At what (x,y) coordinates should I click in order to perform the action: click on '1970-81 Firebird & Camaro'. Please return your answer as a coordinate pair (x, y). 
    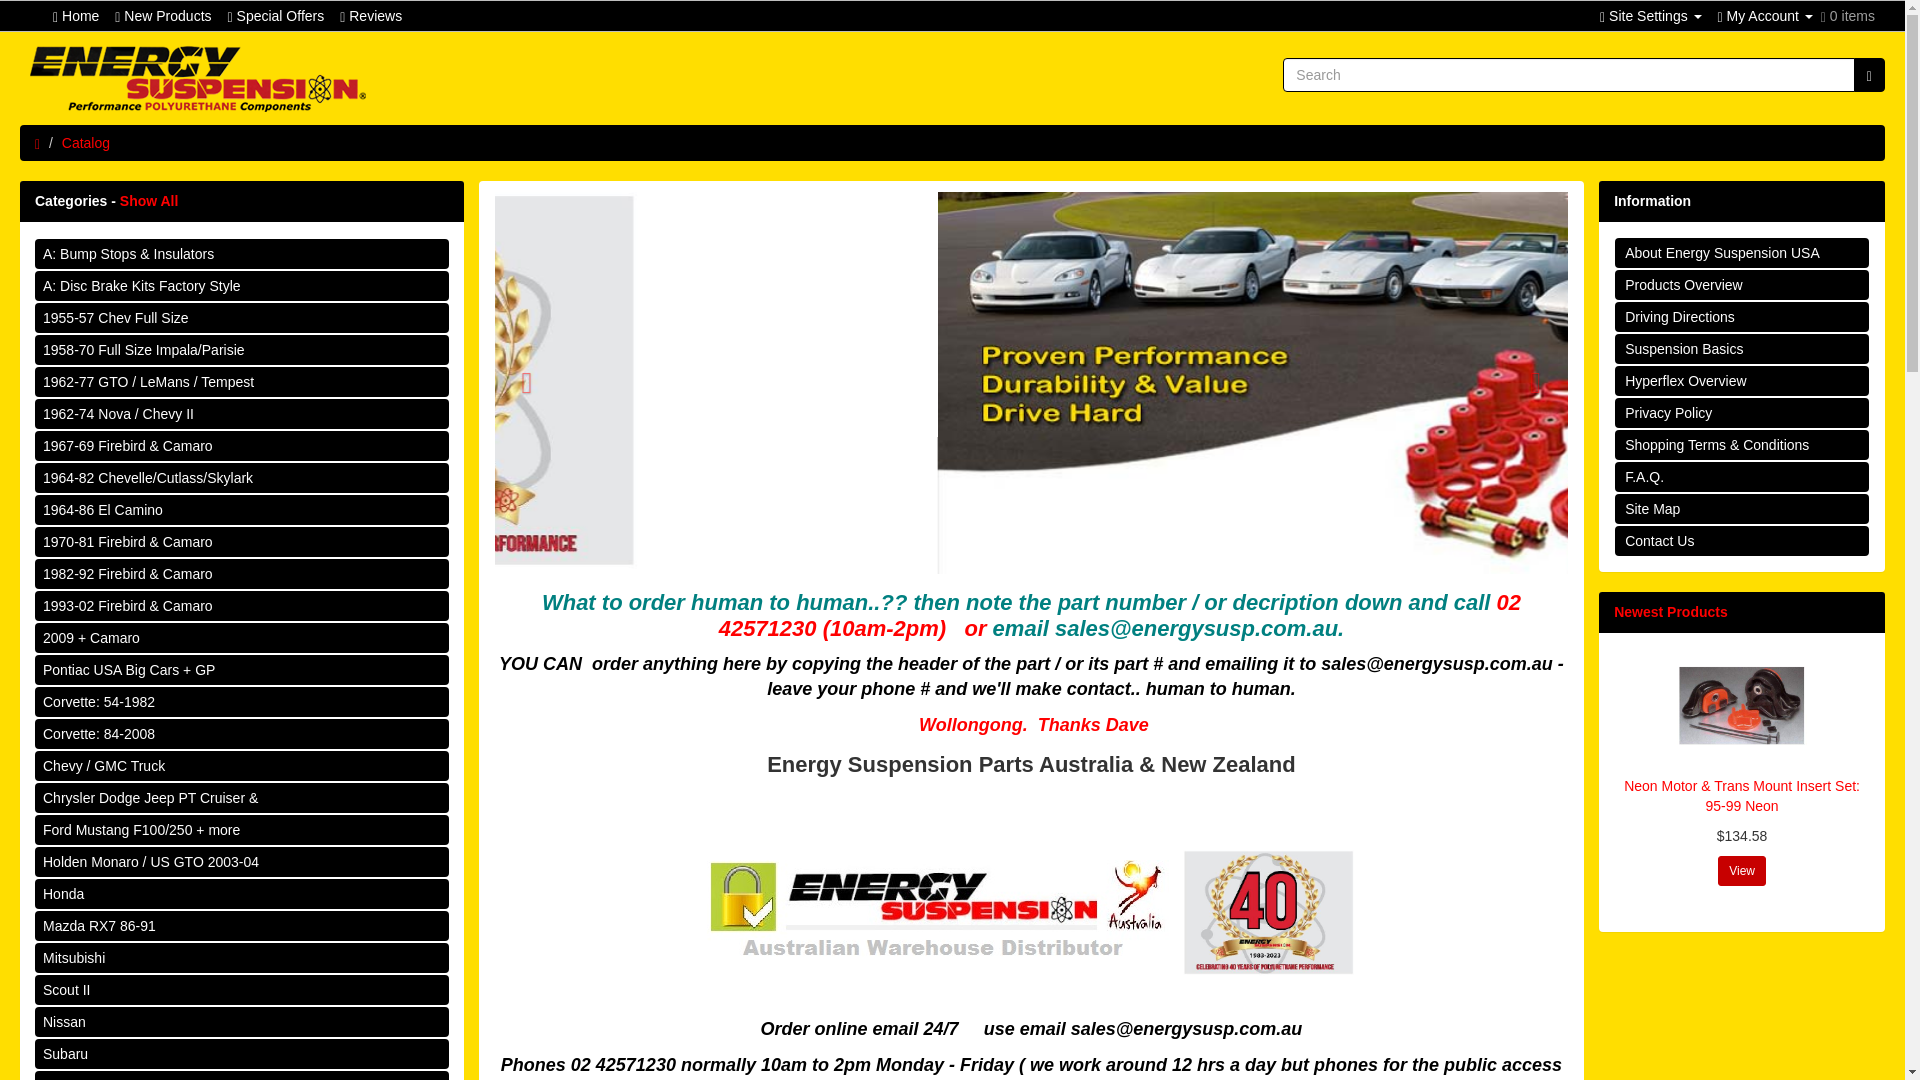
    Looking at the image, I should click on (34, 542).